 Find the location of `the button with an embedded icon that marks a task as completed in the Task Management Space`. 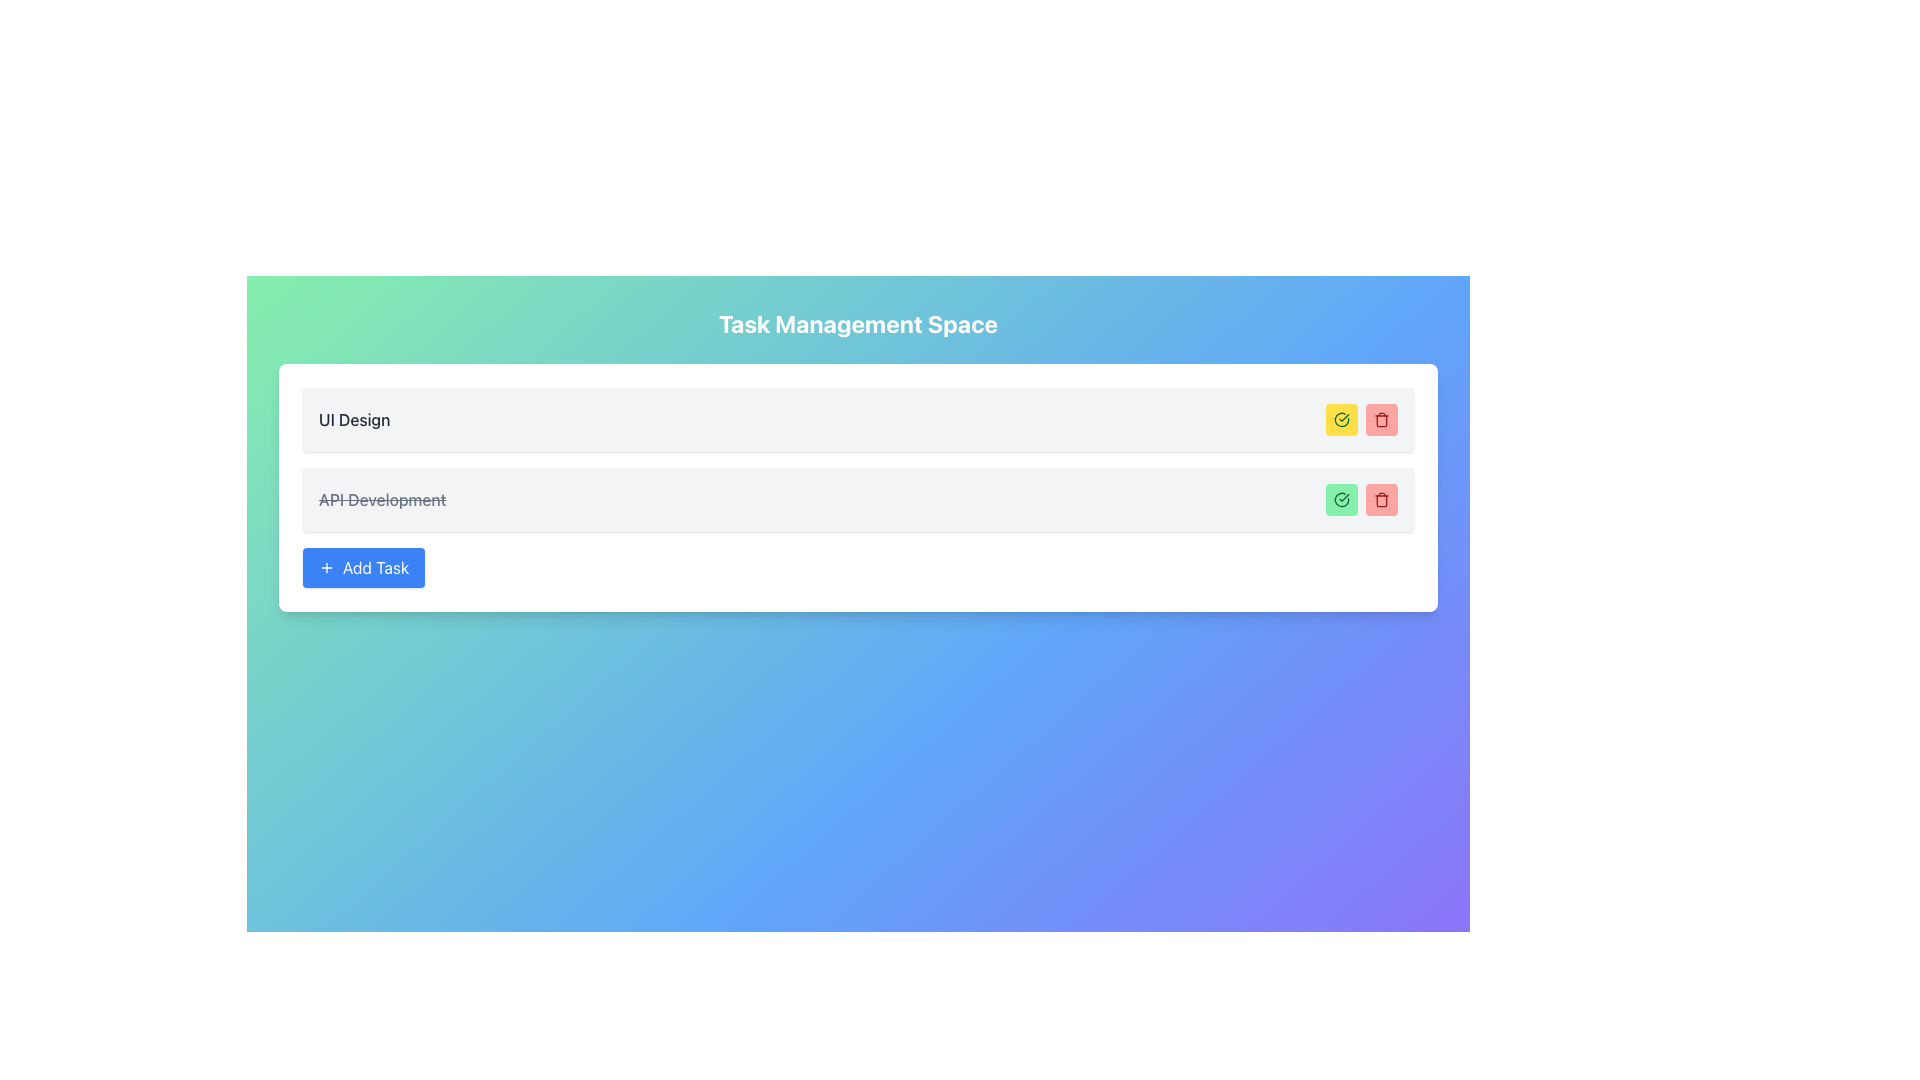

the button with an embedded icon that marks a task as completed in the Task Management Space is located at coordinates (1342, 499).